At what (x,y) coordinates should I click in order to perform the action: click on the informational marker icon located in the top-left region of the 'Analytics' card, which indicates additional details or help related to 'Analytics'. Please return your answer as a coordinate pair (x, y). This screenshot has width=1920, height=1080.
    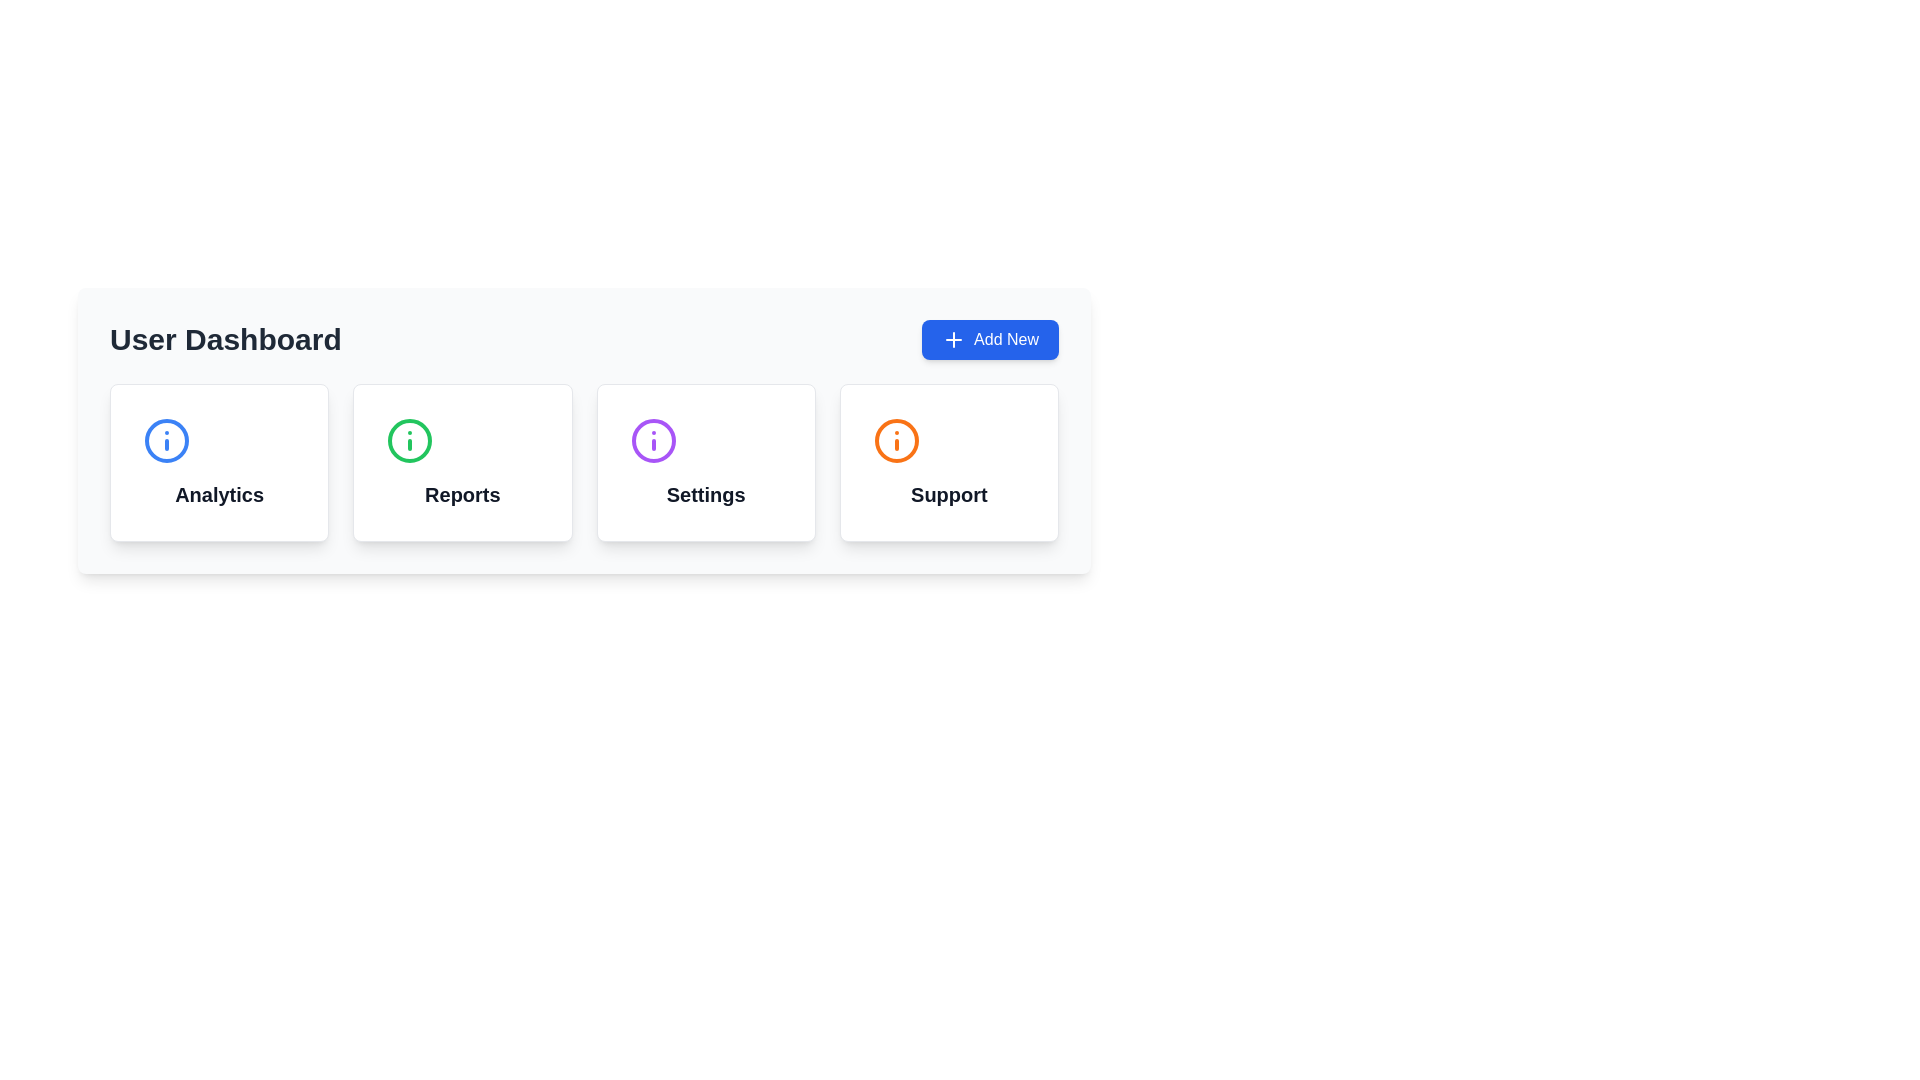
    Looking at the image, I should click on (167, 439).